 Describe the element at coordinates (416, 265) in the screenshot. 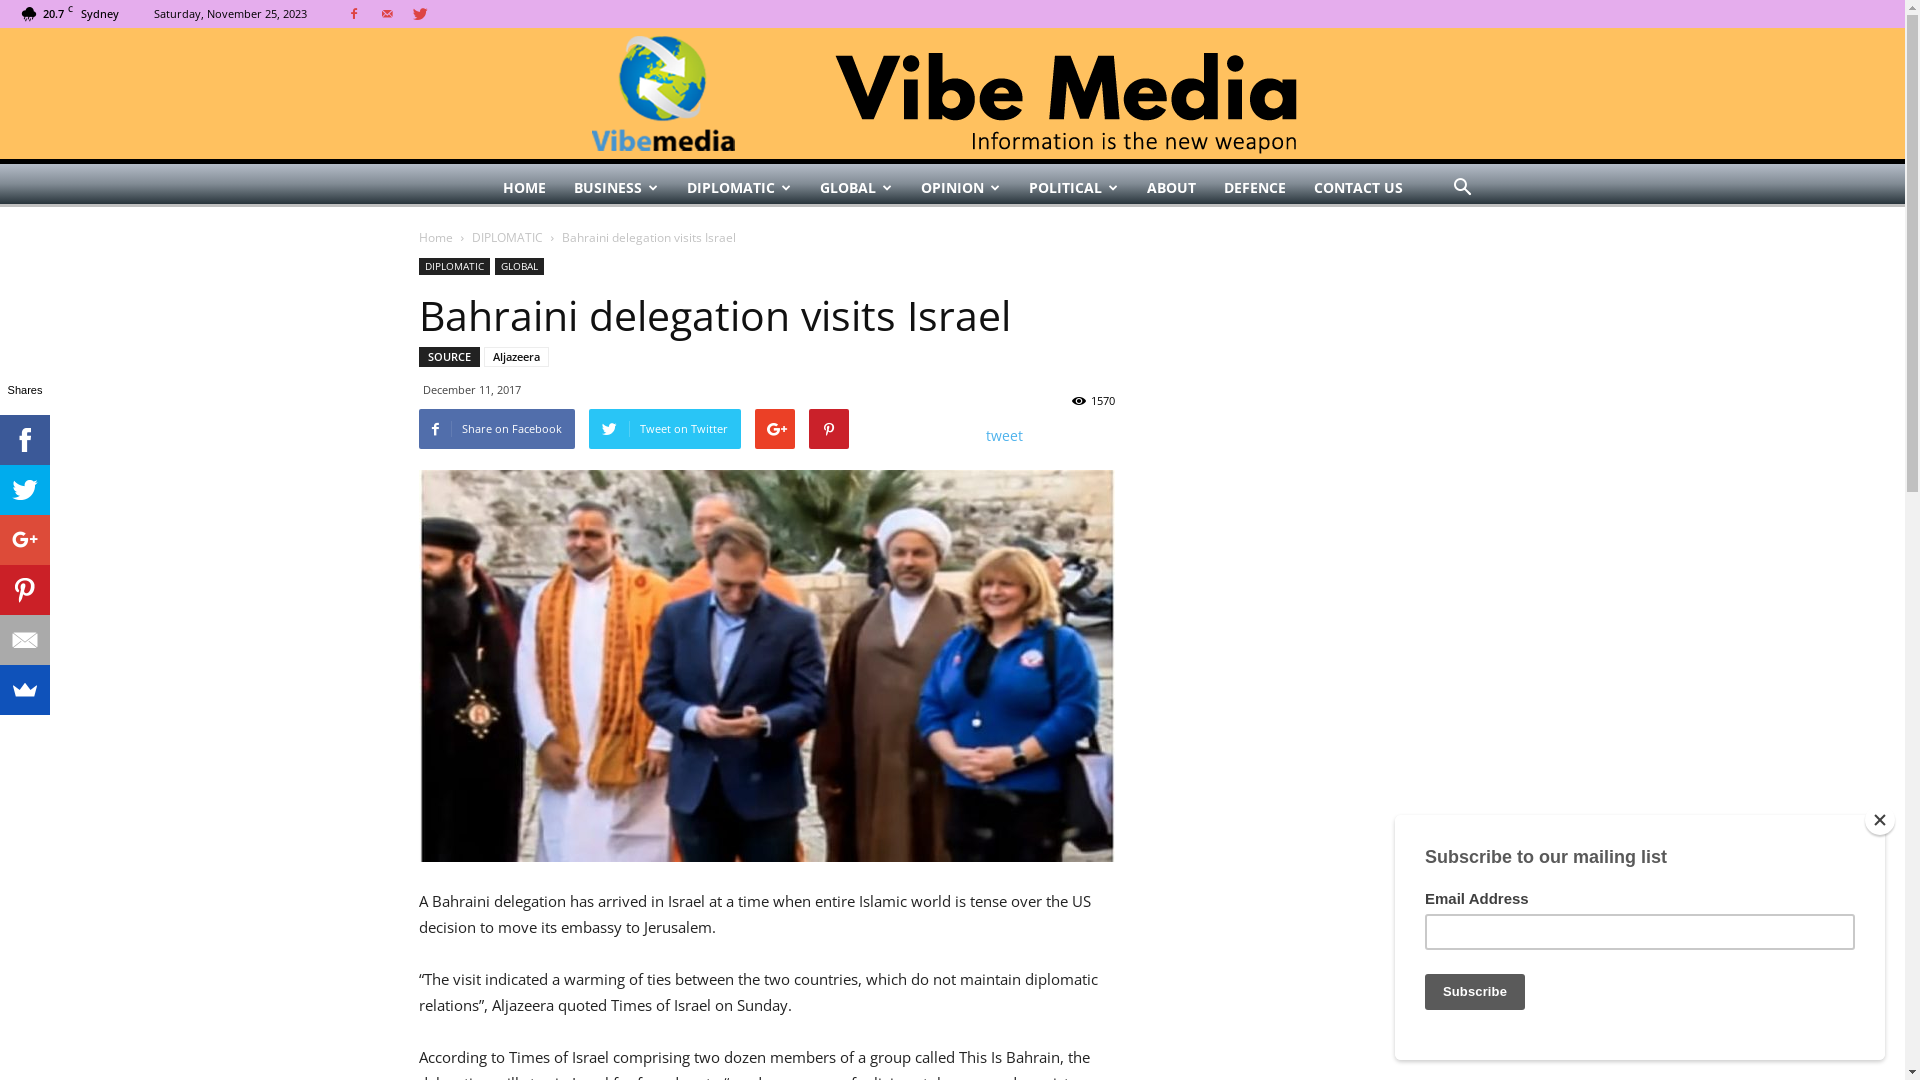

I see `'DIPLOMATIC'` at that location.